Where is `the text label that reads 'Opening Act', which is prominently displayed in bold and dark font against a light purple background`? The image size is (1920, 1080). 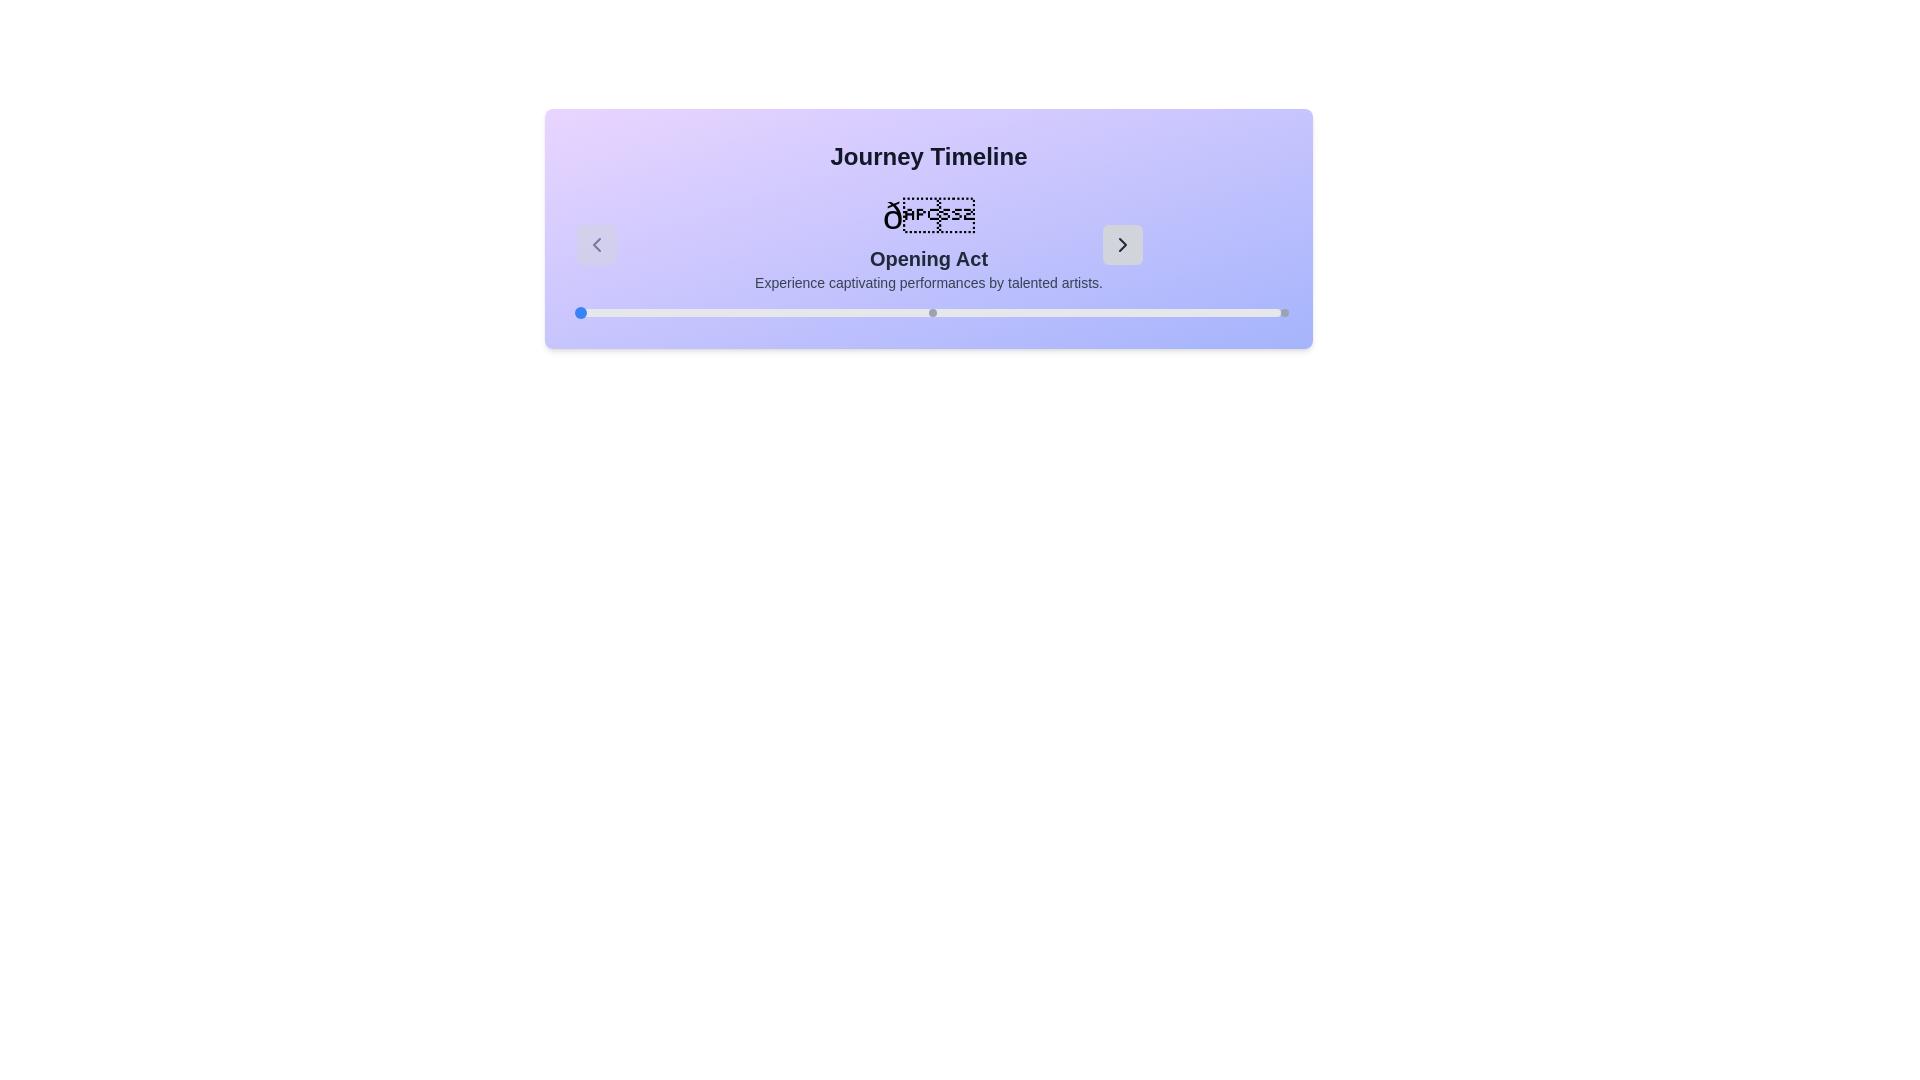 the text label that reads 'Opening Act', which is prominently displayed in bold and dark font against a light purple background is located at coordinates (928, 257).